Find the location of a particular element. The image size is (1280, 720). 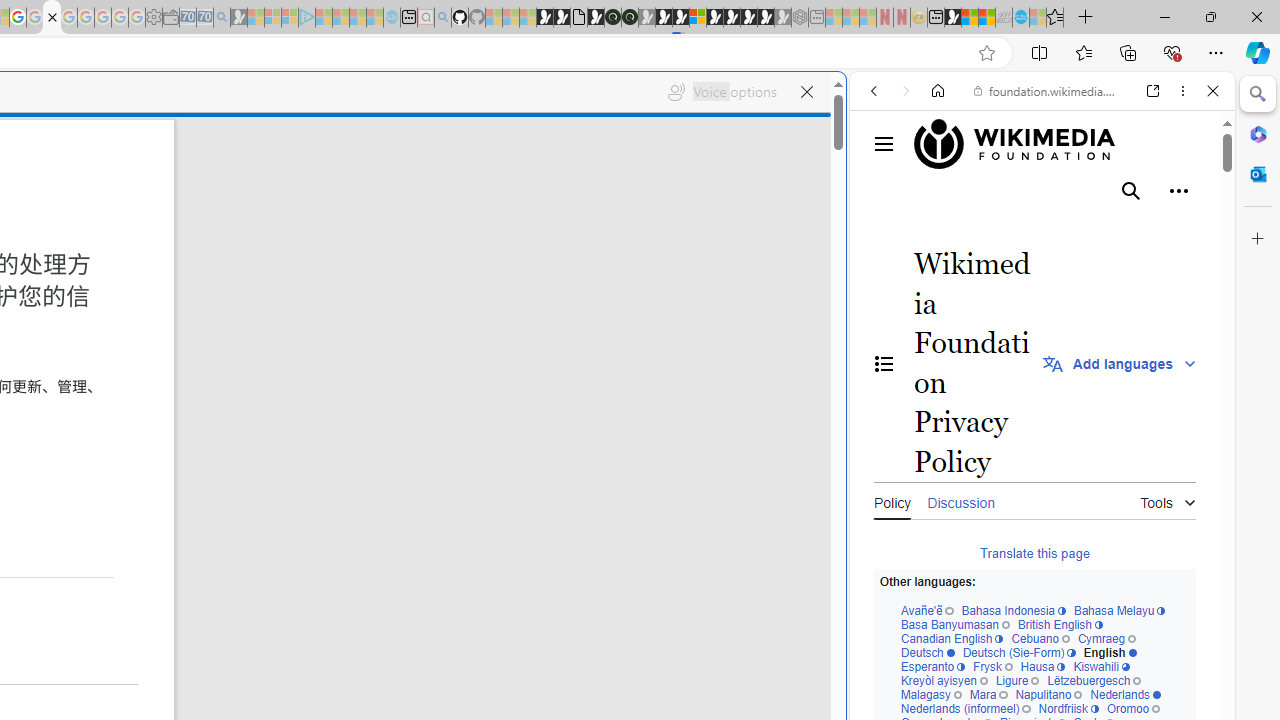

'Search Filter, Search Tools' is located at coordinates (1092, 227).